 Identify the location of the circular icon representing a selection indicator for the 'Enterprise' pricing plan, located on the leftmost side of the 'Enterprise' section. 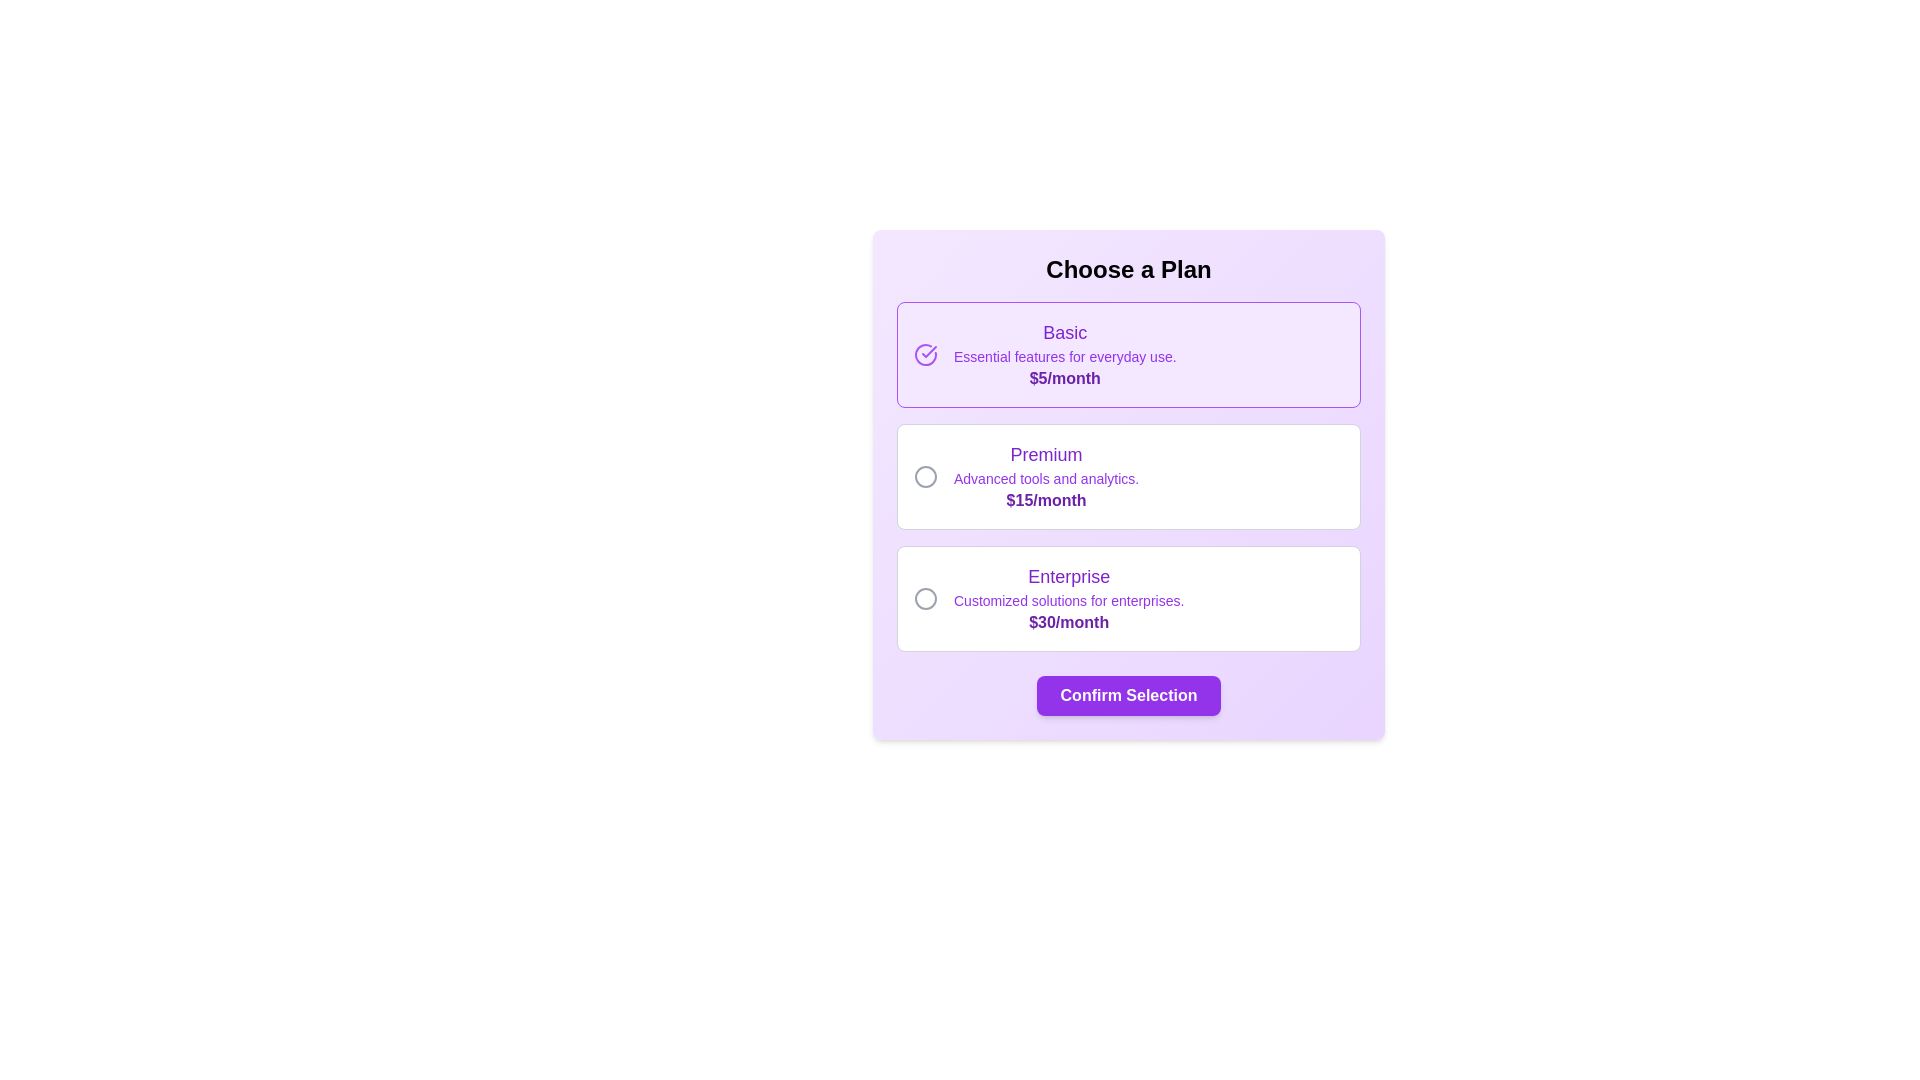
(925, 597).